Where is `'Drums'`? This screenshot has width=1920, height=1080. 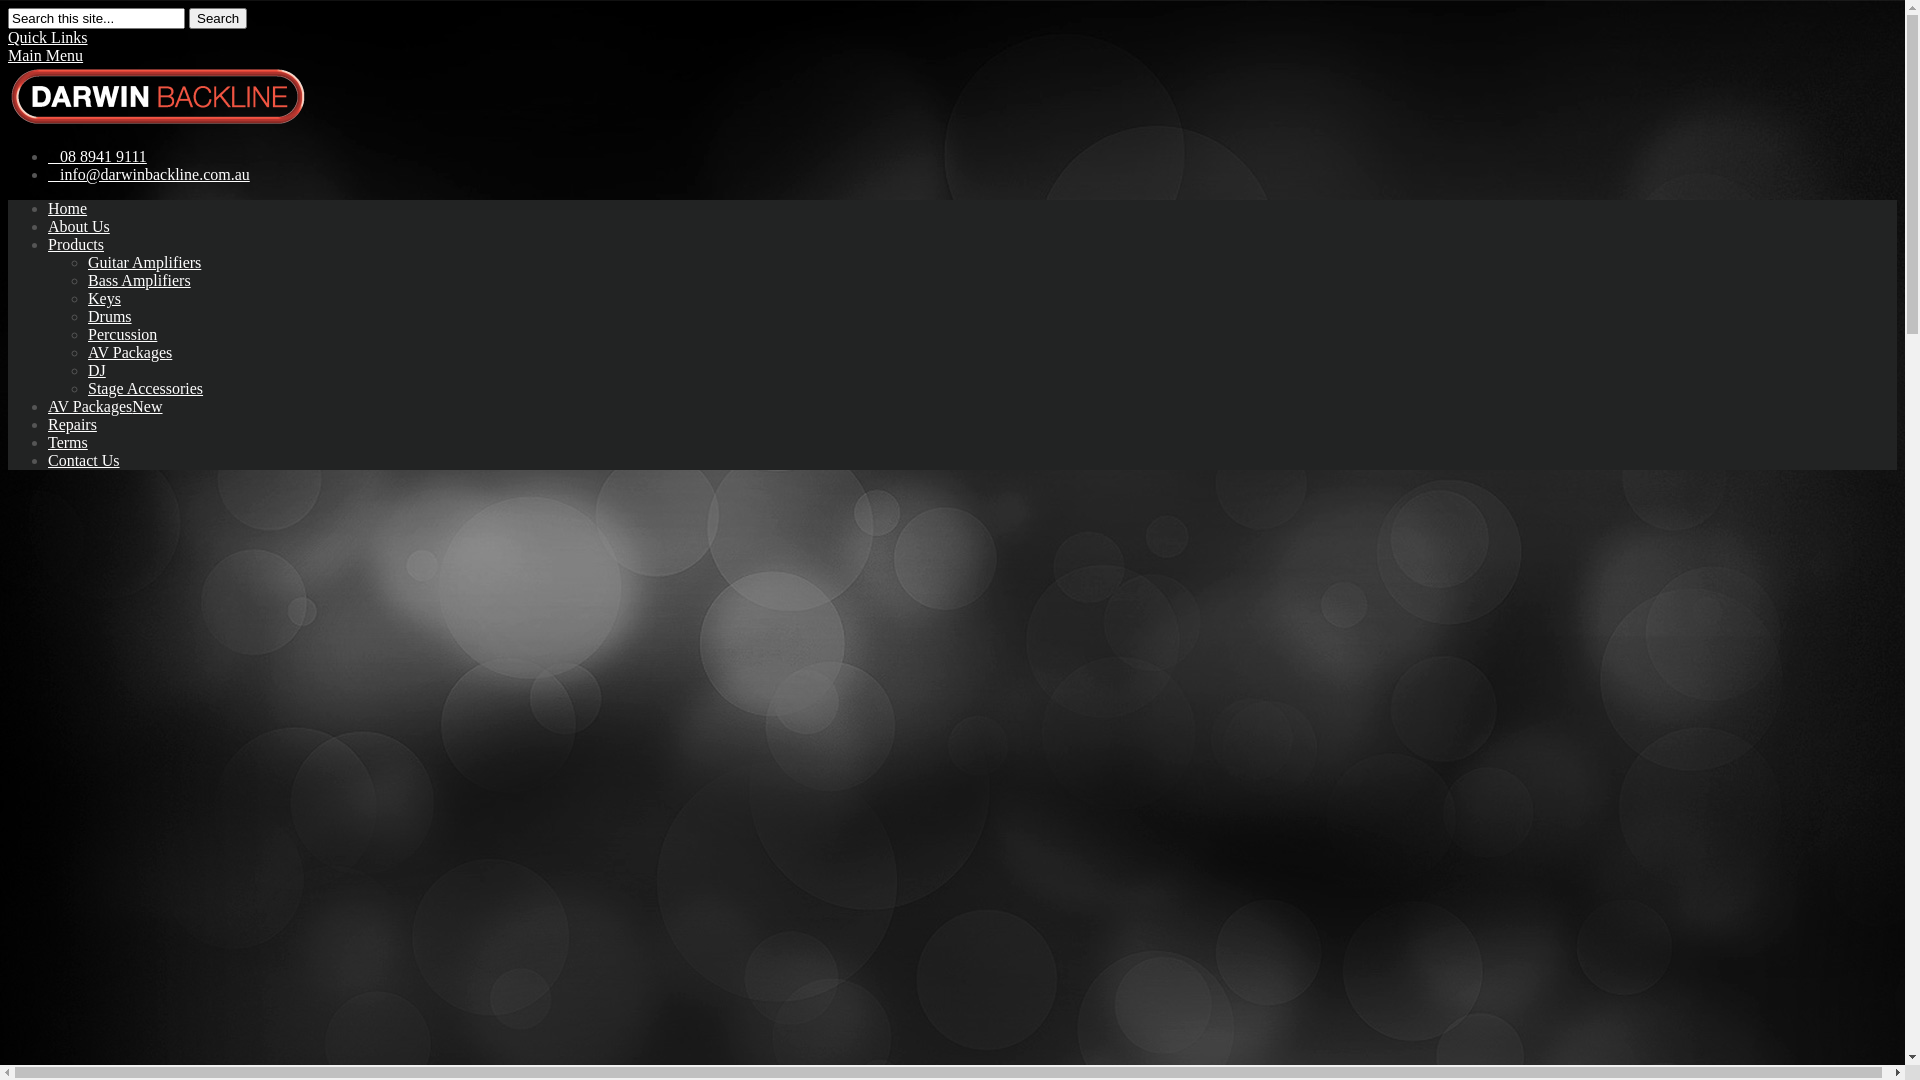
'Drums' is located at coordinates (109, 315).